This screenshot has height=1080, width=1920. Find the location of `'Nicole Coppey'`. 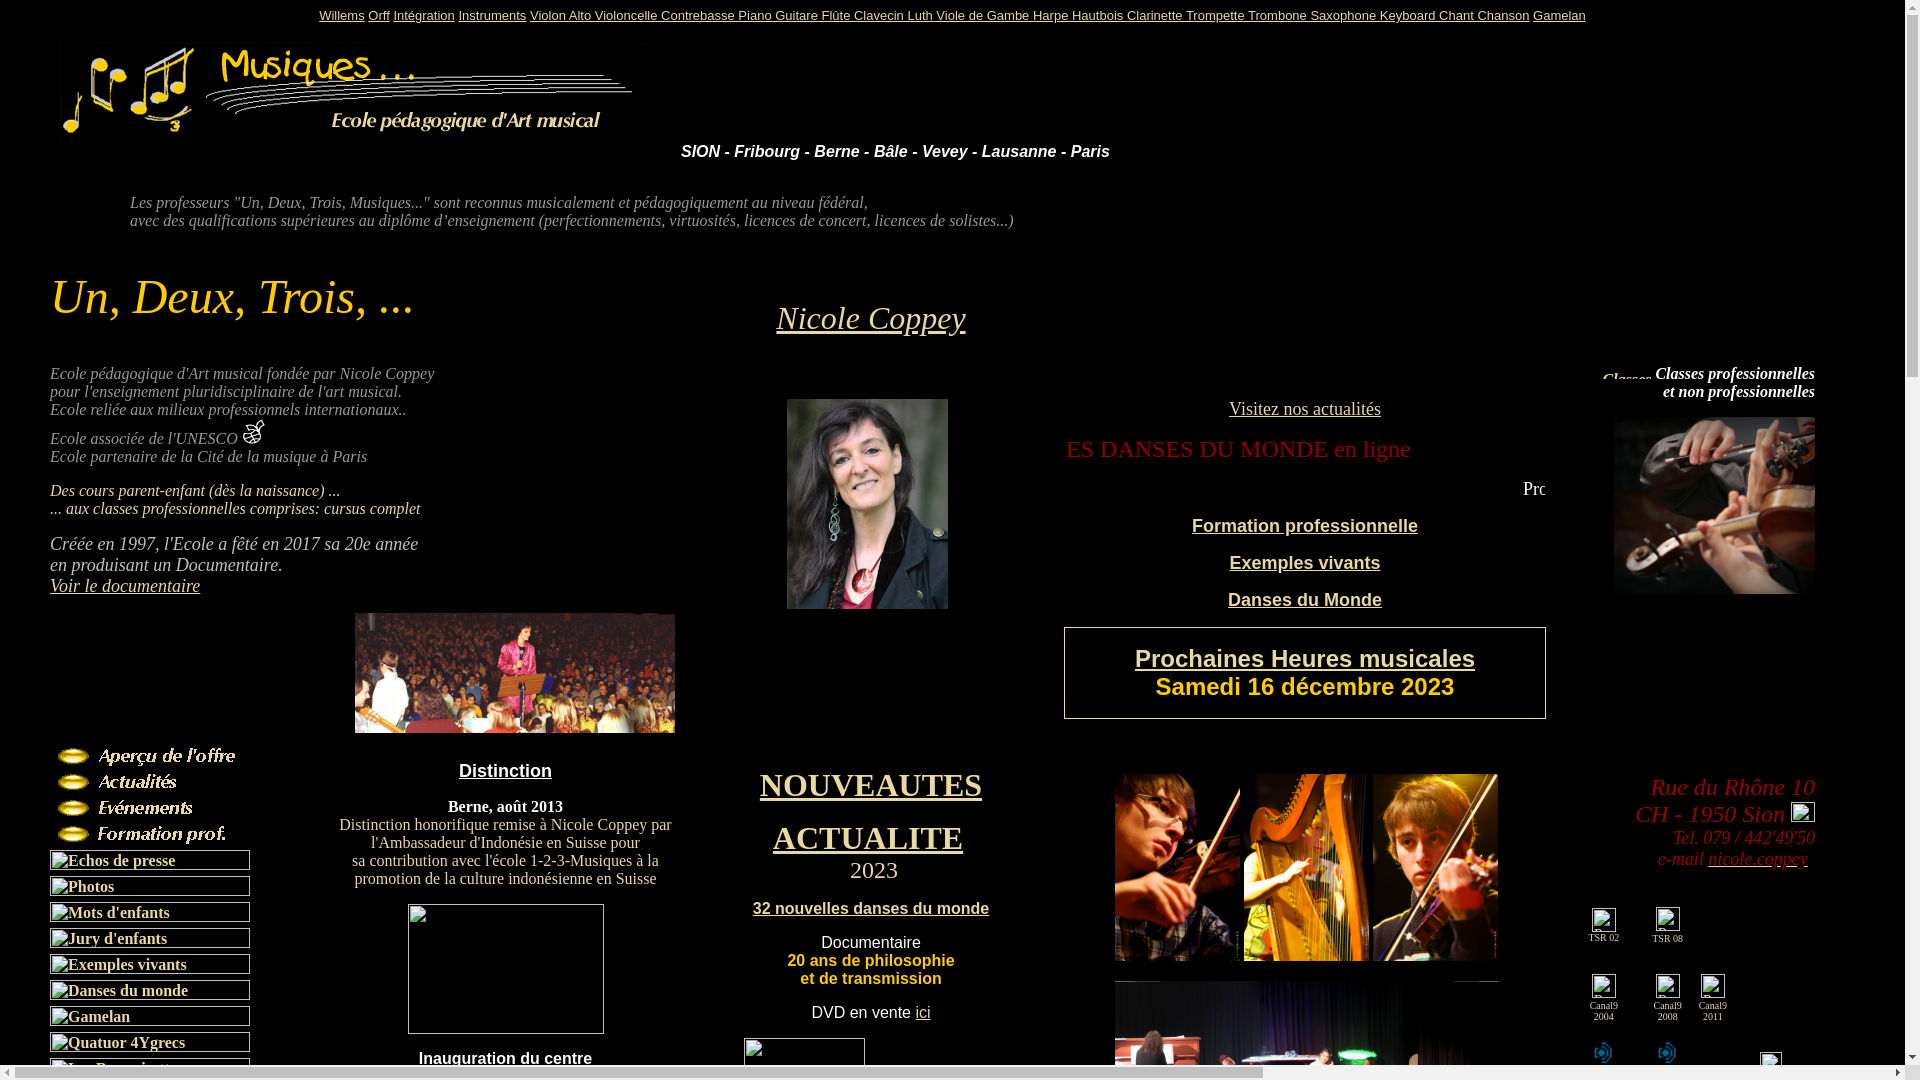

'Nicole Coppey' is located at coordinates (775, 316).